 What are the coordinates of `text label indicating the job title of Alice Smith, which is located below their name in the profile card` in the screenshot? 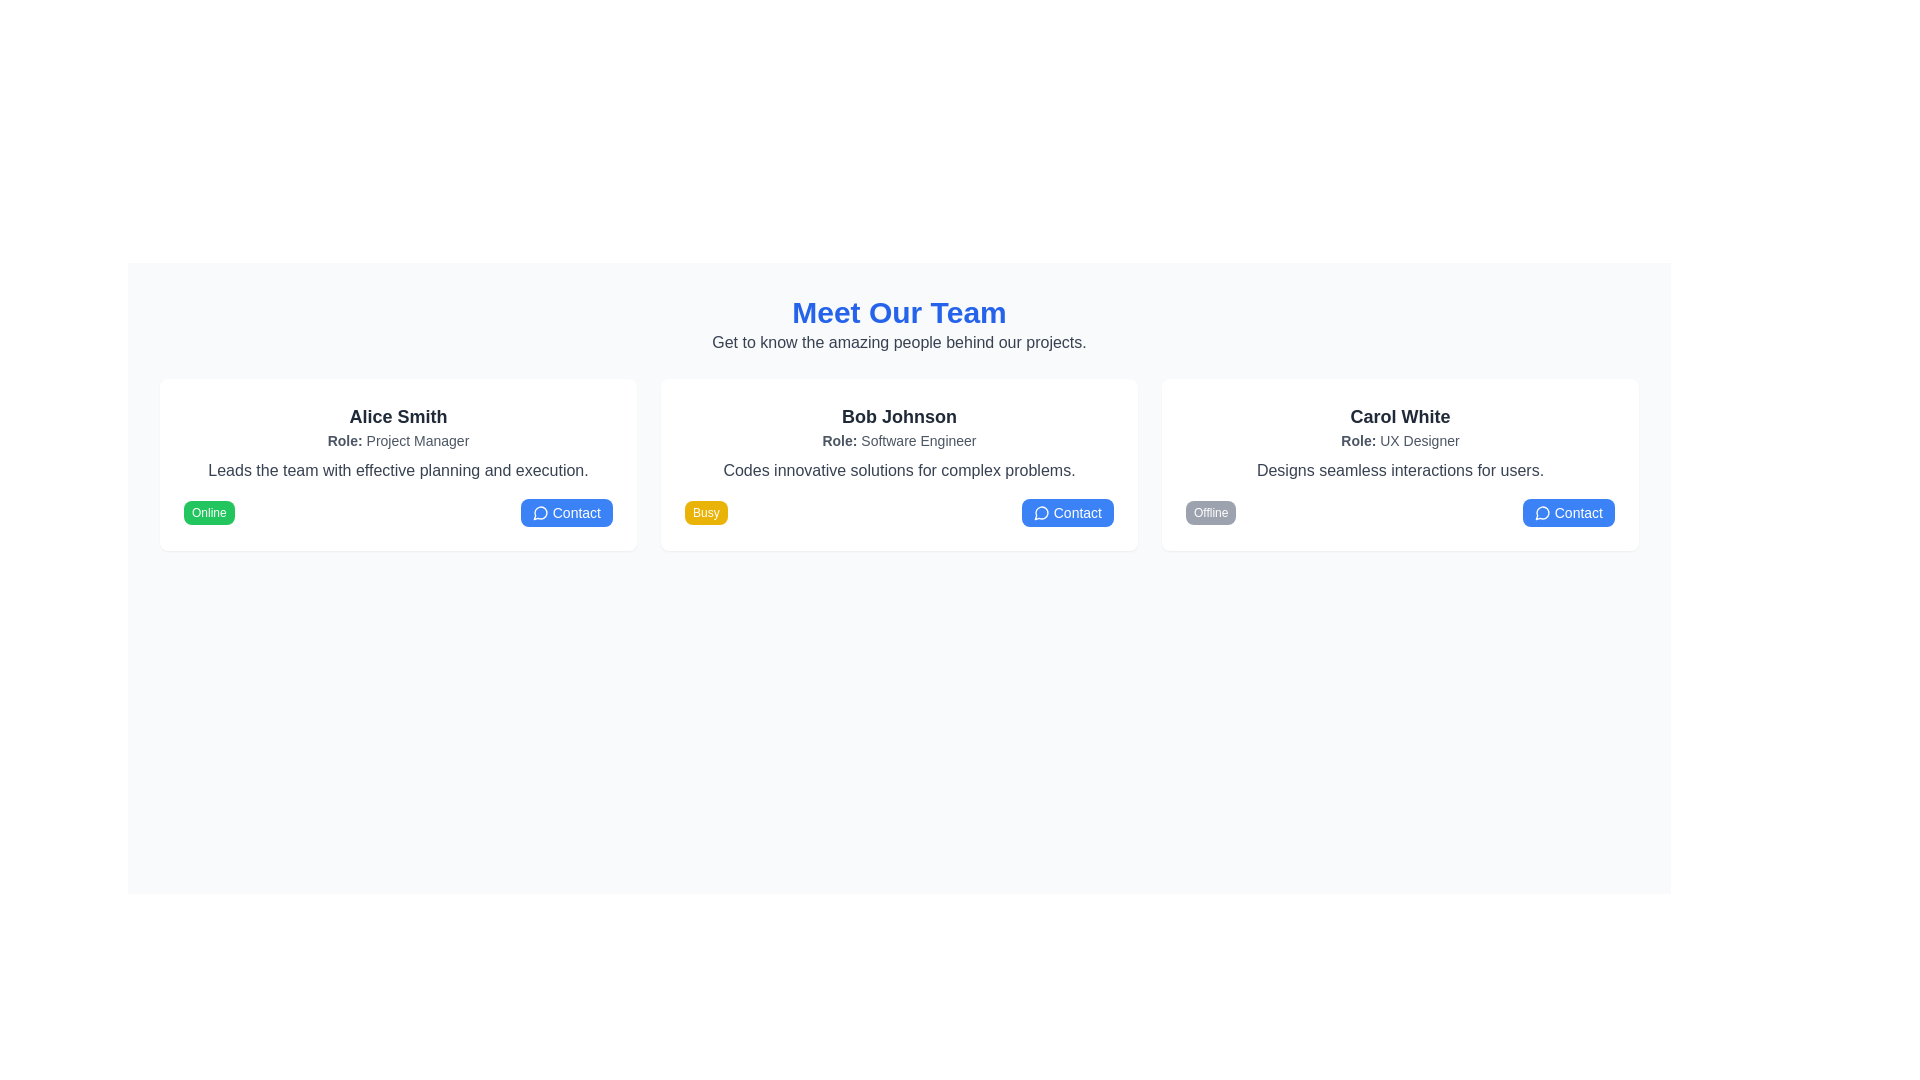 It's located at (398, 439).